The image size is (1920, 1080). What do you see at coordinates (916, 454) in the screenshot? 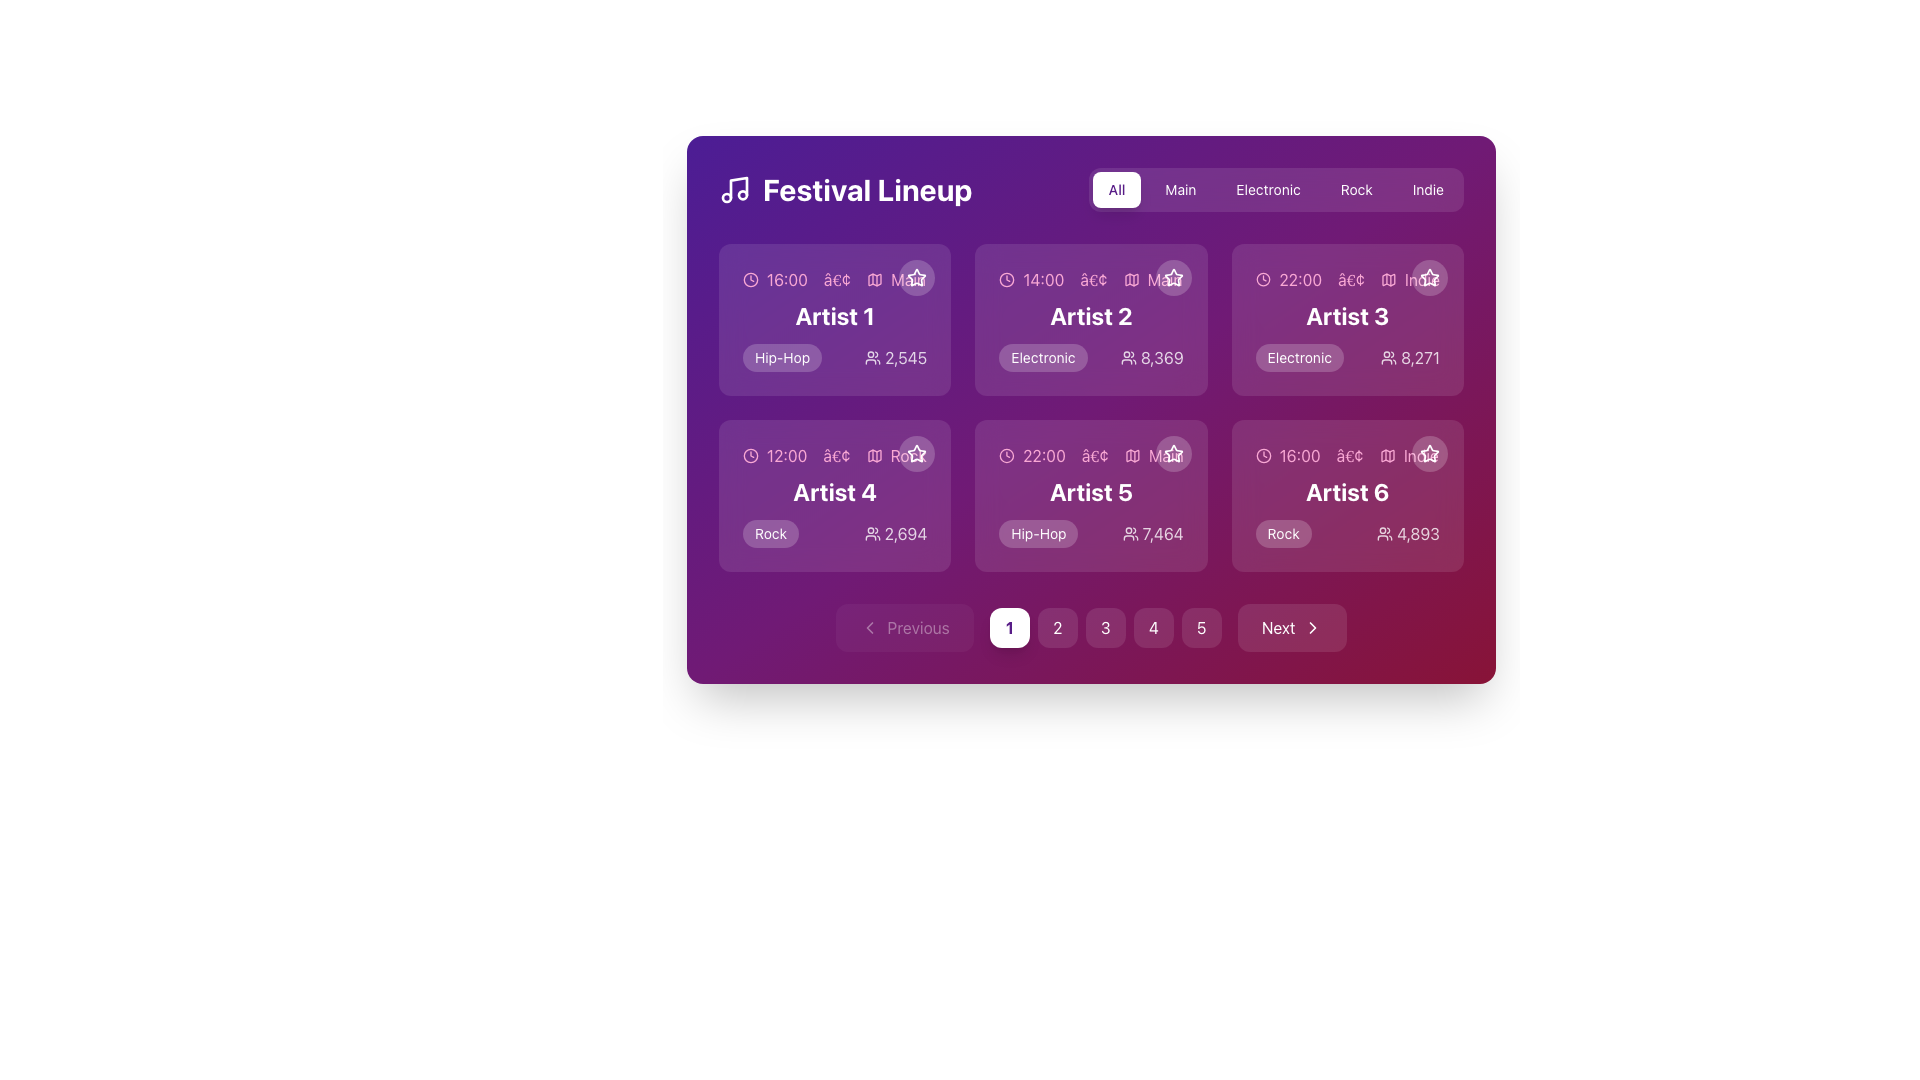
I see `the star-shaped icon with a hollow outline, designed for favoriting items, located in the top right corner of the card for 'Artist 4'` at bounding box center [916, 454].